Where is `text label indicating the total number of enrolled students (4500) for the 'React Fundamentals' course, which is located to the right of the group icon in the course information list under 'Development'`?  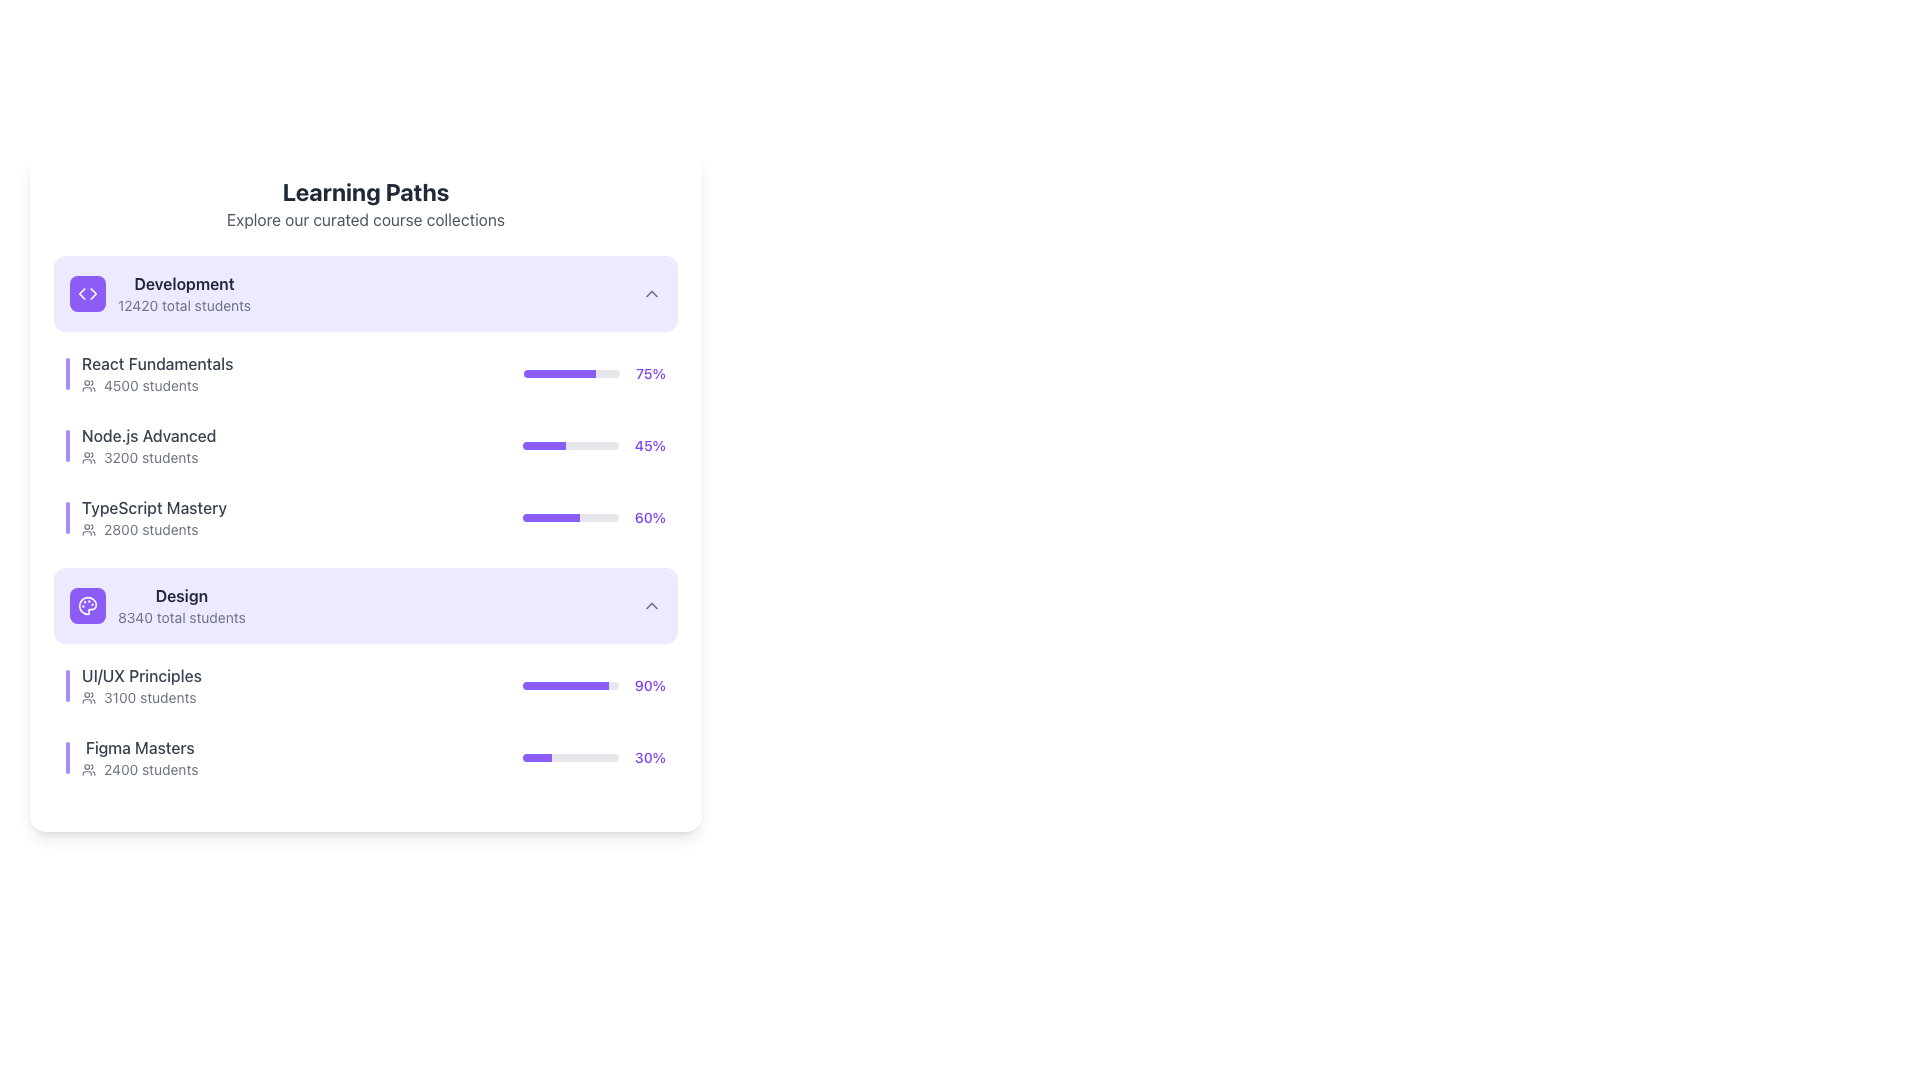 text label indicating the total number of enrolled students (4500) for the 'React Fundamentals' course, which is located to the right of the group icon in the course information list under 'Development' is located at coordinates (150, 385).